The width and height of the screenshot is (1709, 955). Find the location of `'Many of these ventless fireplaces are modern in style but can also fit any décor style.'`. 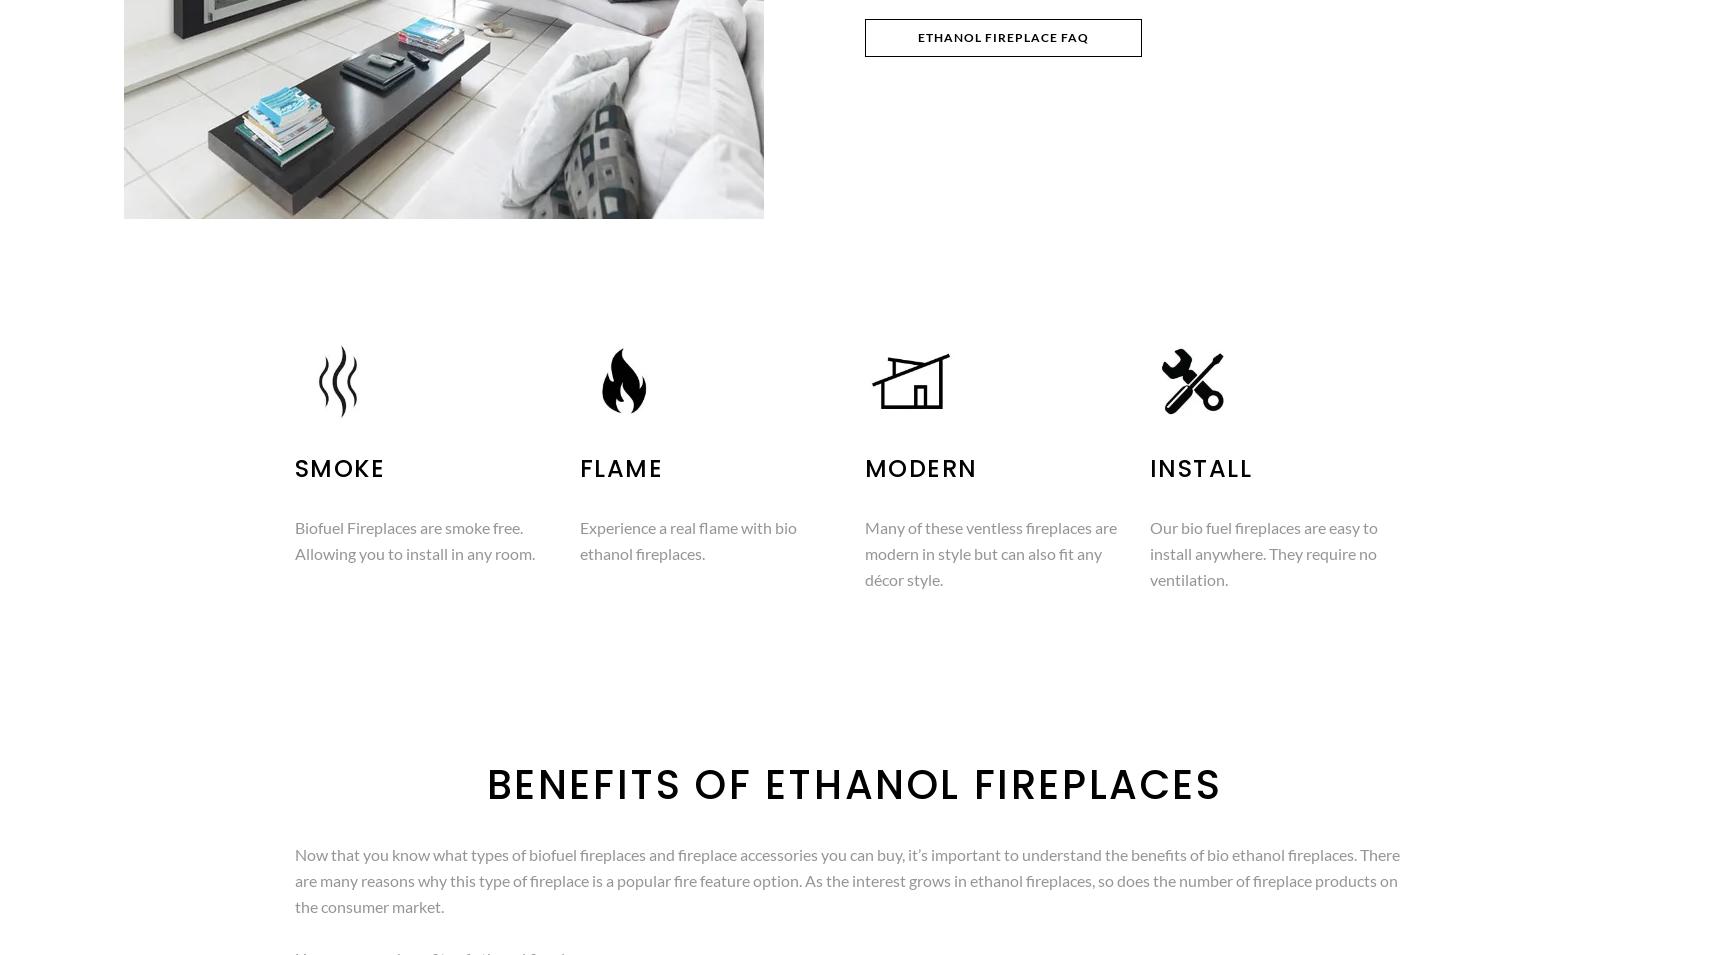

'Many of these ventless fireplaces are modern in style but can also fit any décor style.' is located at coordinates (864, 553).